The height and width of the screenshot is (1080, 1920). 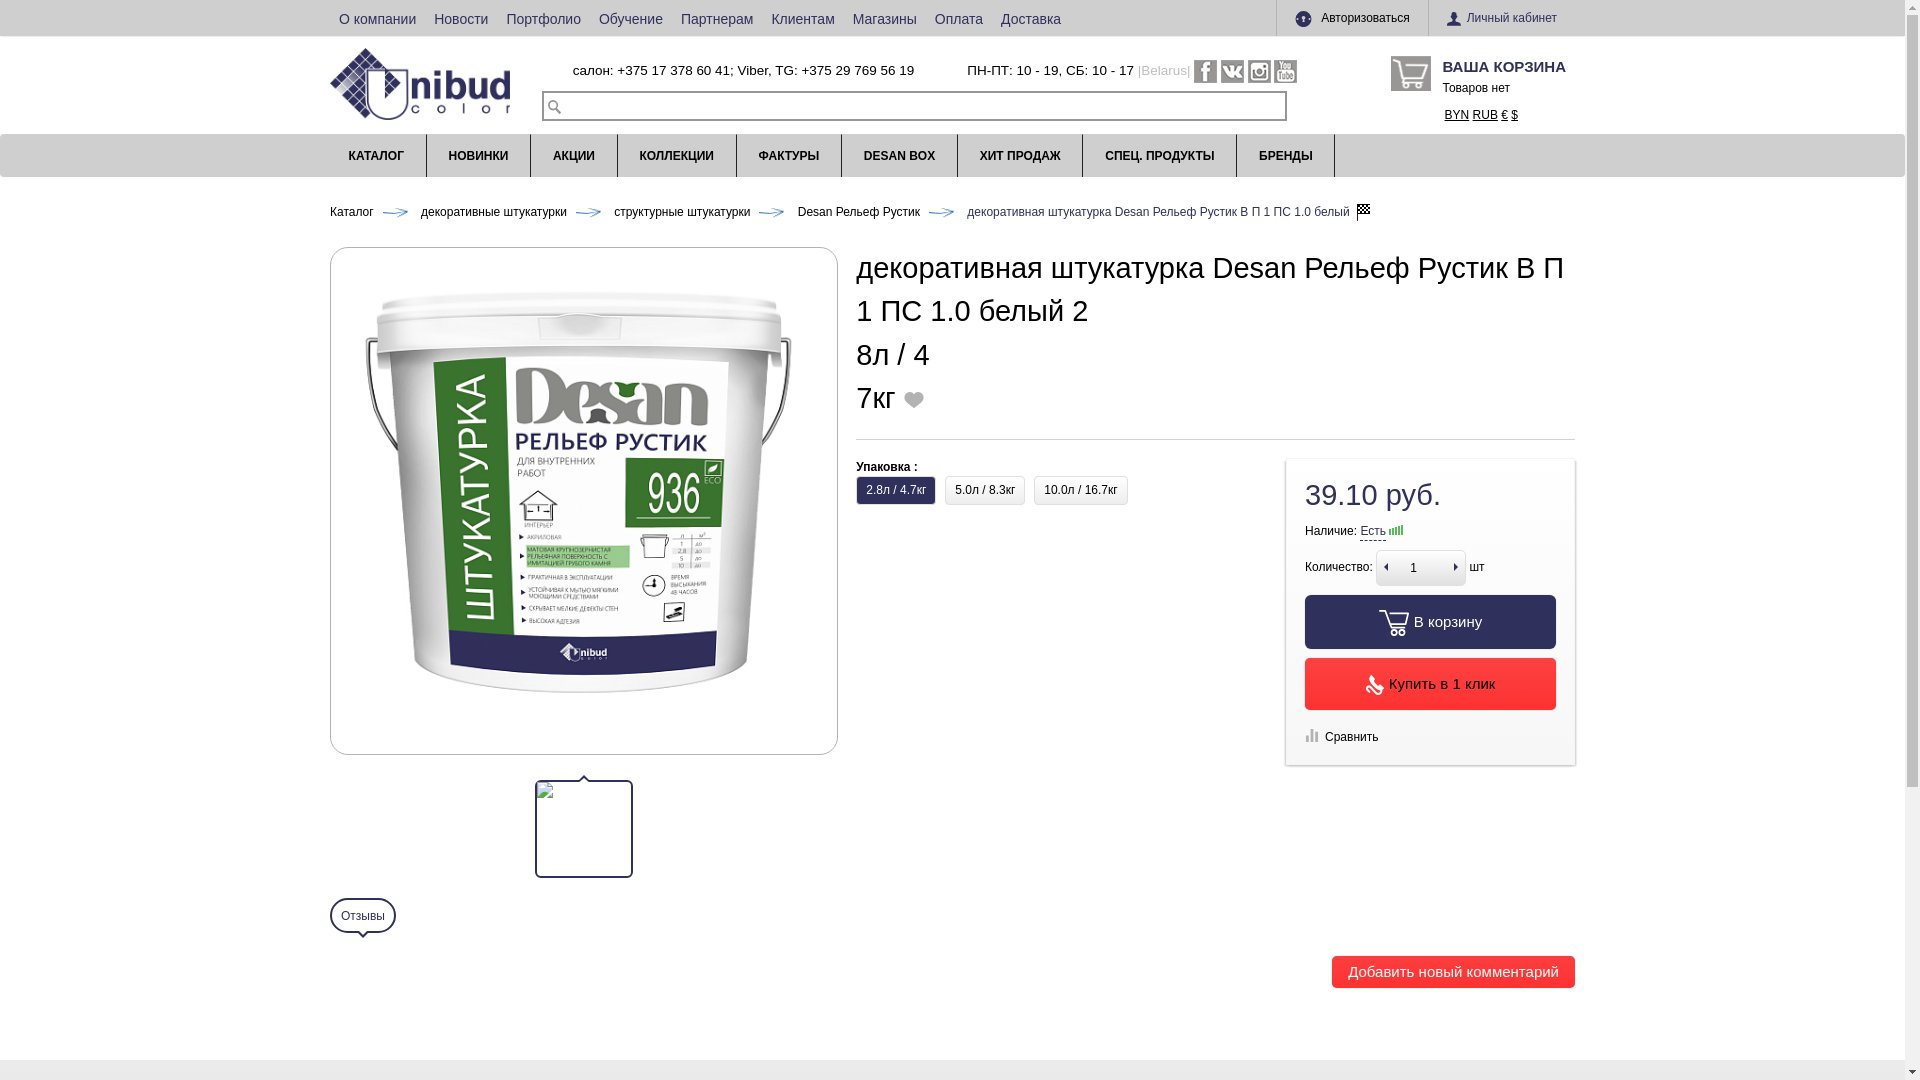 I want to click on '$', so click(x=1514, y=115).